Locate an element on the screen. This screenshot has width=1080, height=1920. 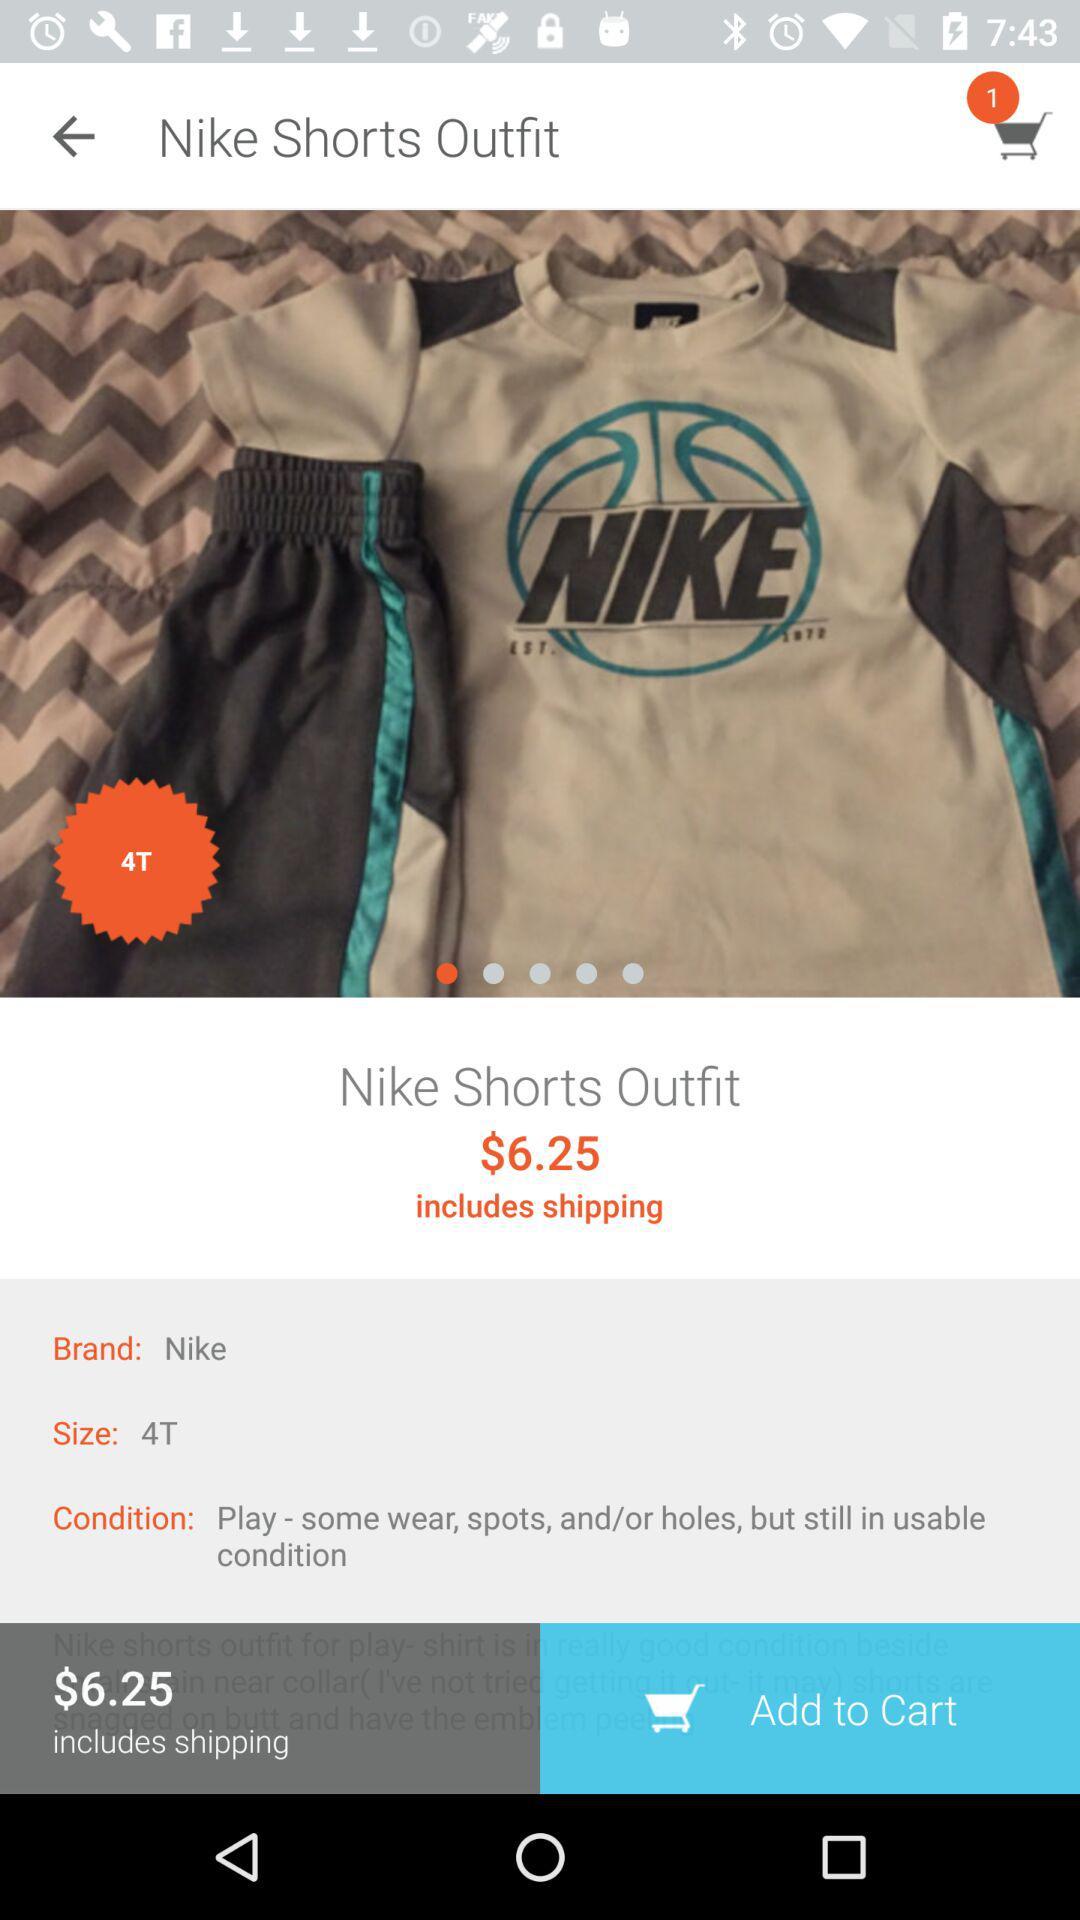
icon above the nike shorts outfit item is located at coordinates (540, 602).